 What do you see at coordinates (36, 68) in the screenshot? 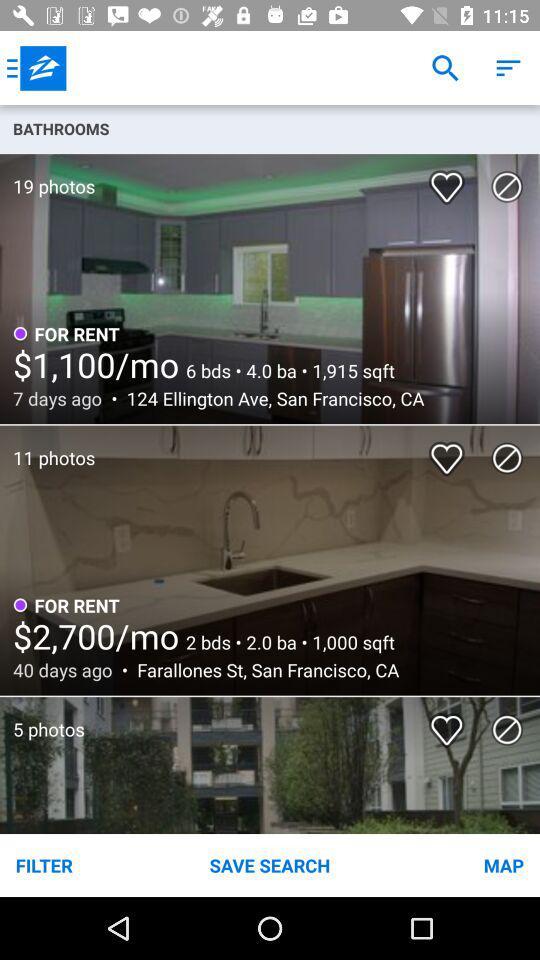
I see `the item above the bathrooms item` at bounding box center [36, 68].